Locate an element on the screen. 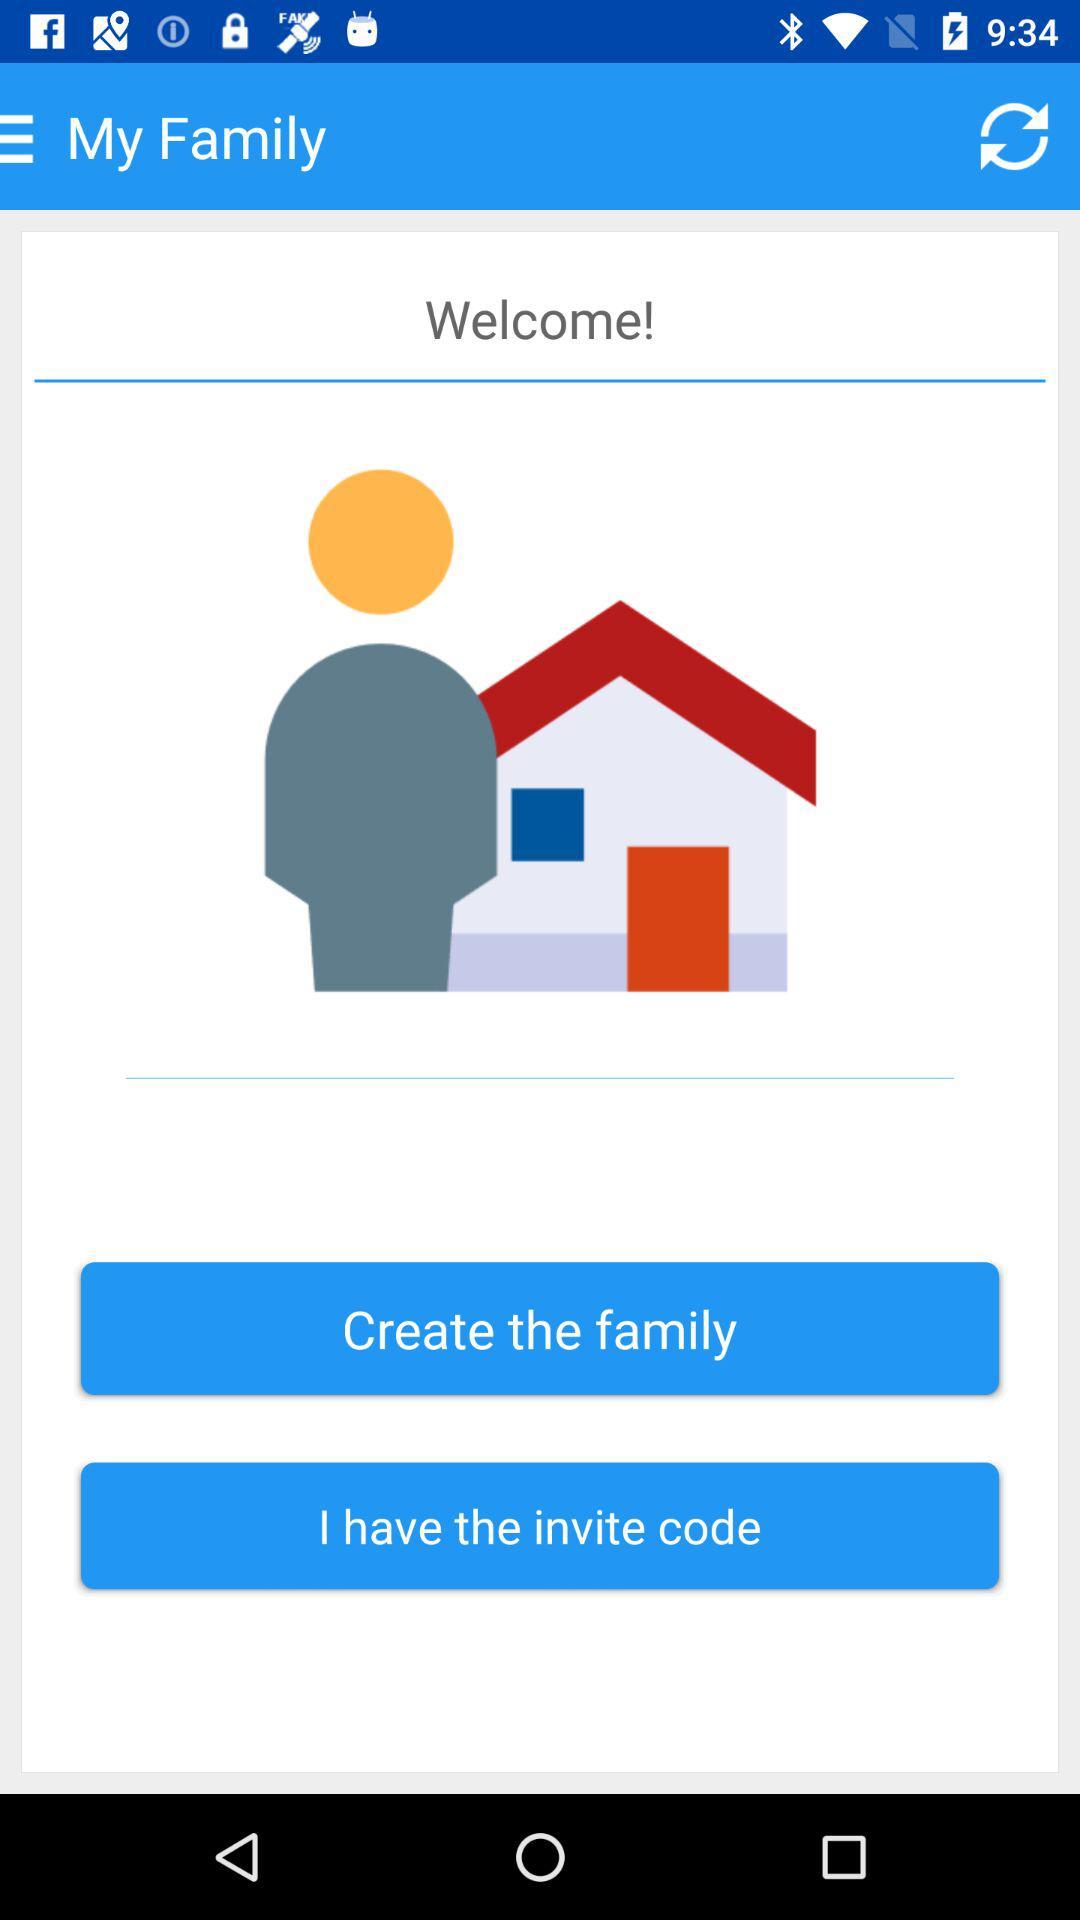 The image size is (1080, 1920). refresh button is located at coordinates (1014, 135).